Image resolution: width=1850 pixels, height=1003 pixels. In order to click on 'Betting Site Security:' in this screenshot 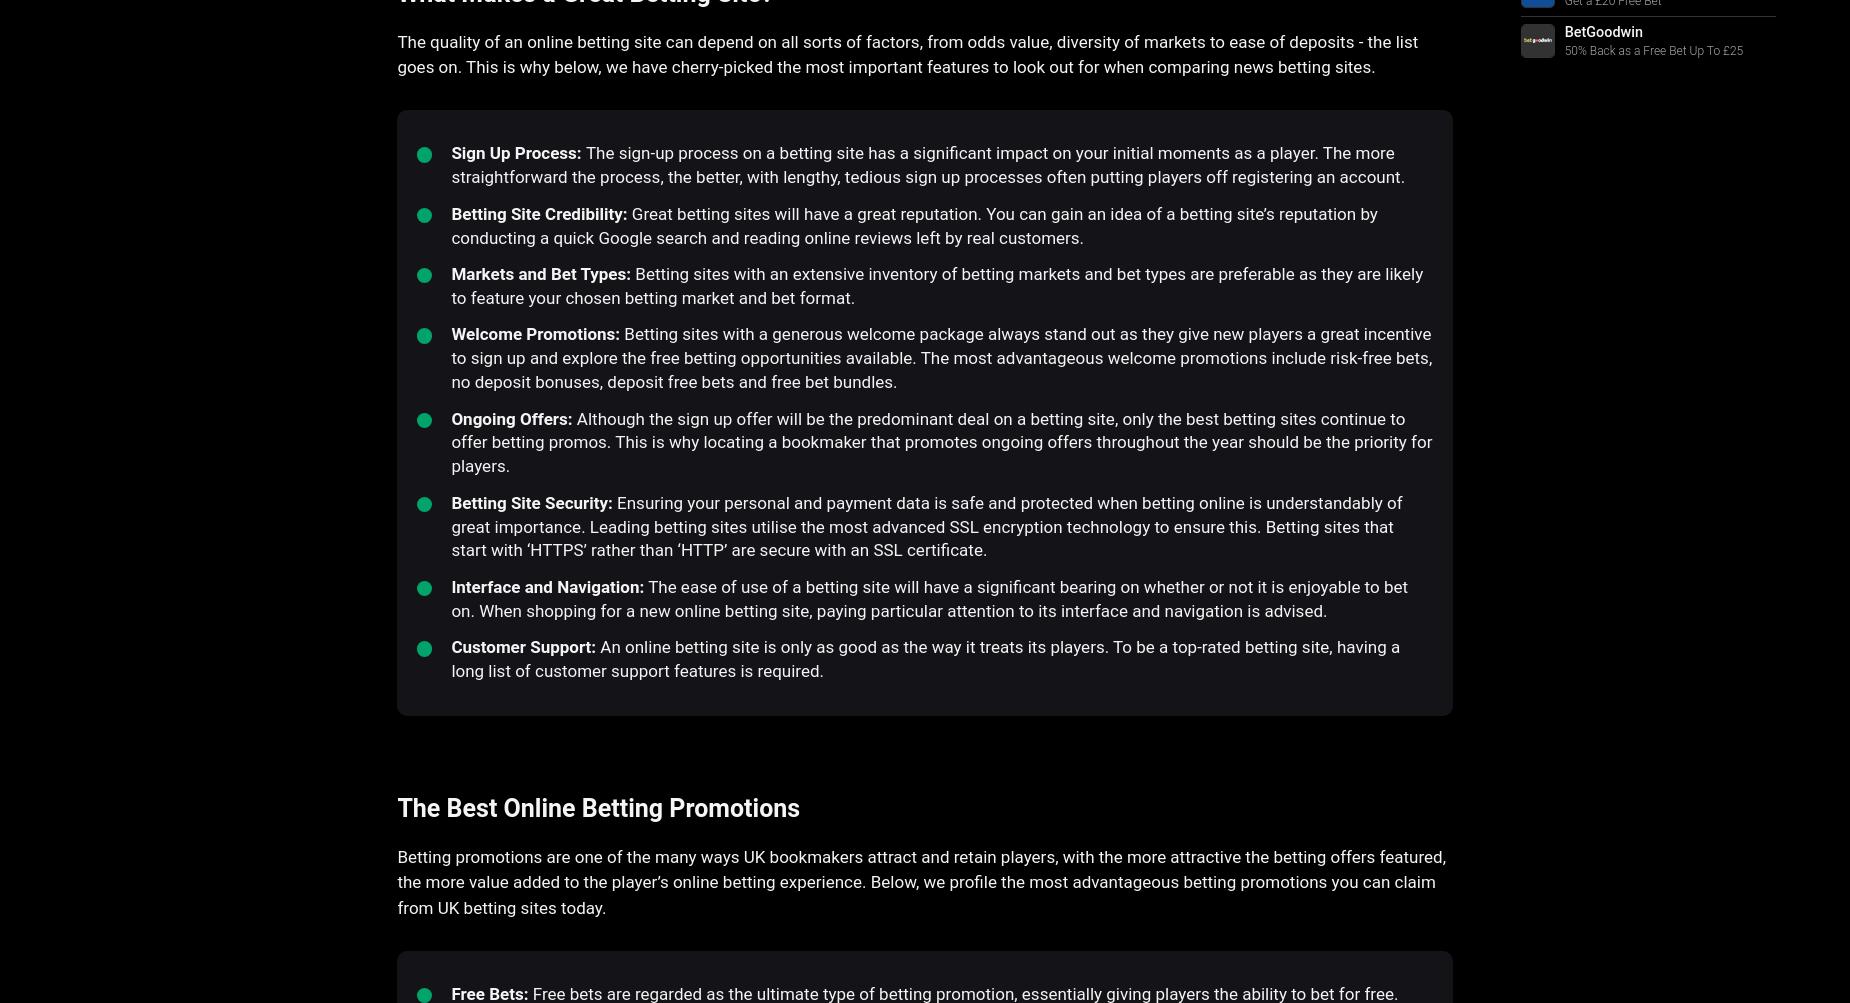, I will do `click(531, 502)`.